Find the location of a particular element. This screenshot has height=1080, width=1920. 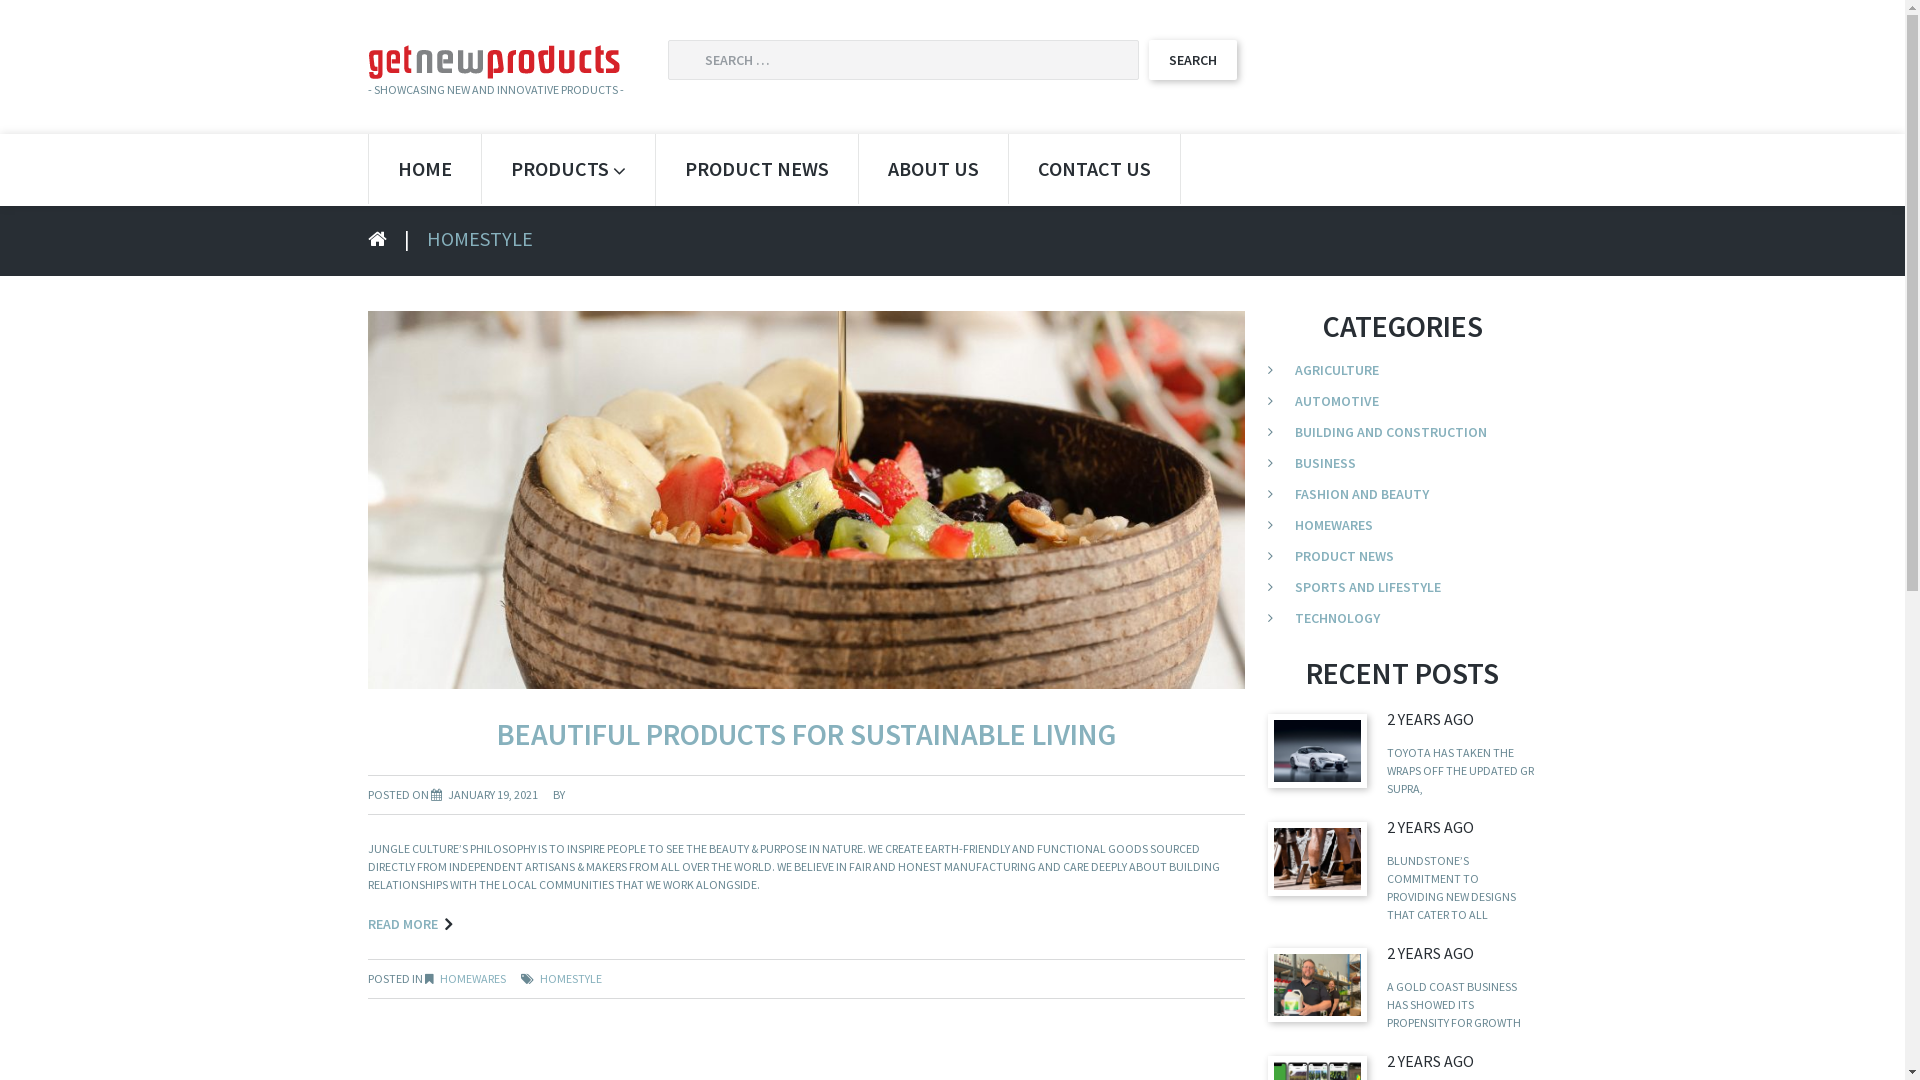

'PRODUCT NEWS' is located at coordinates (1344, 555).